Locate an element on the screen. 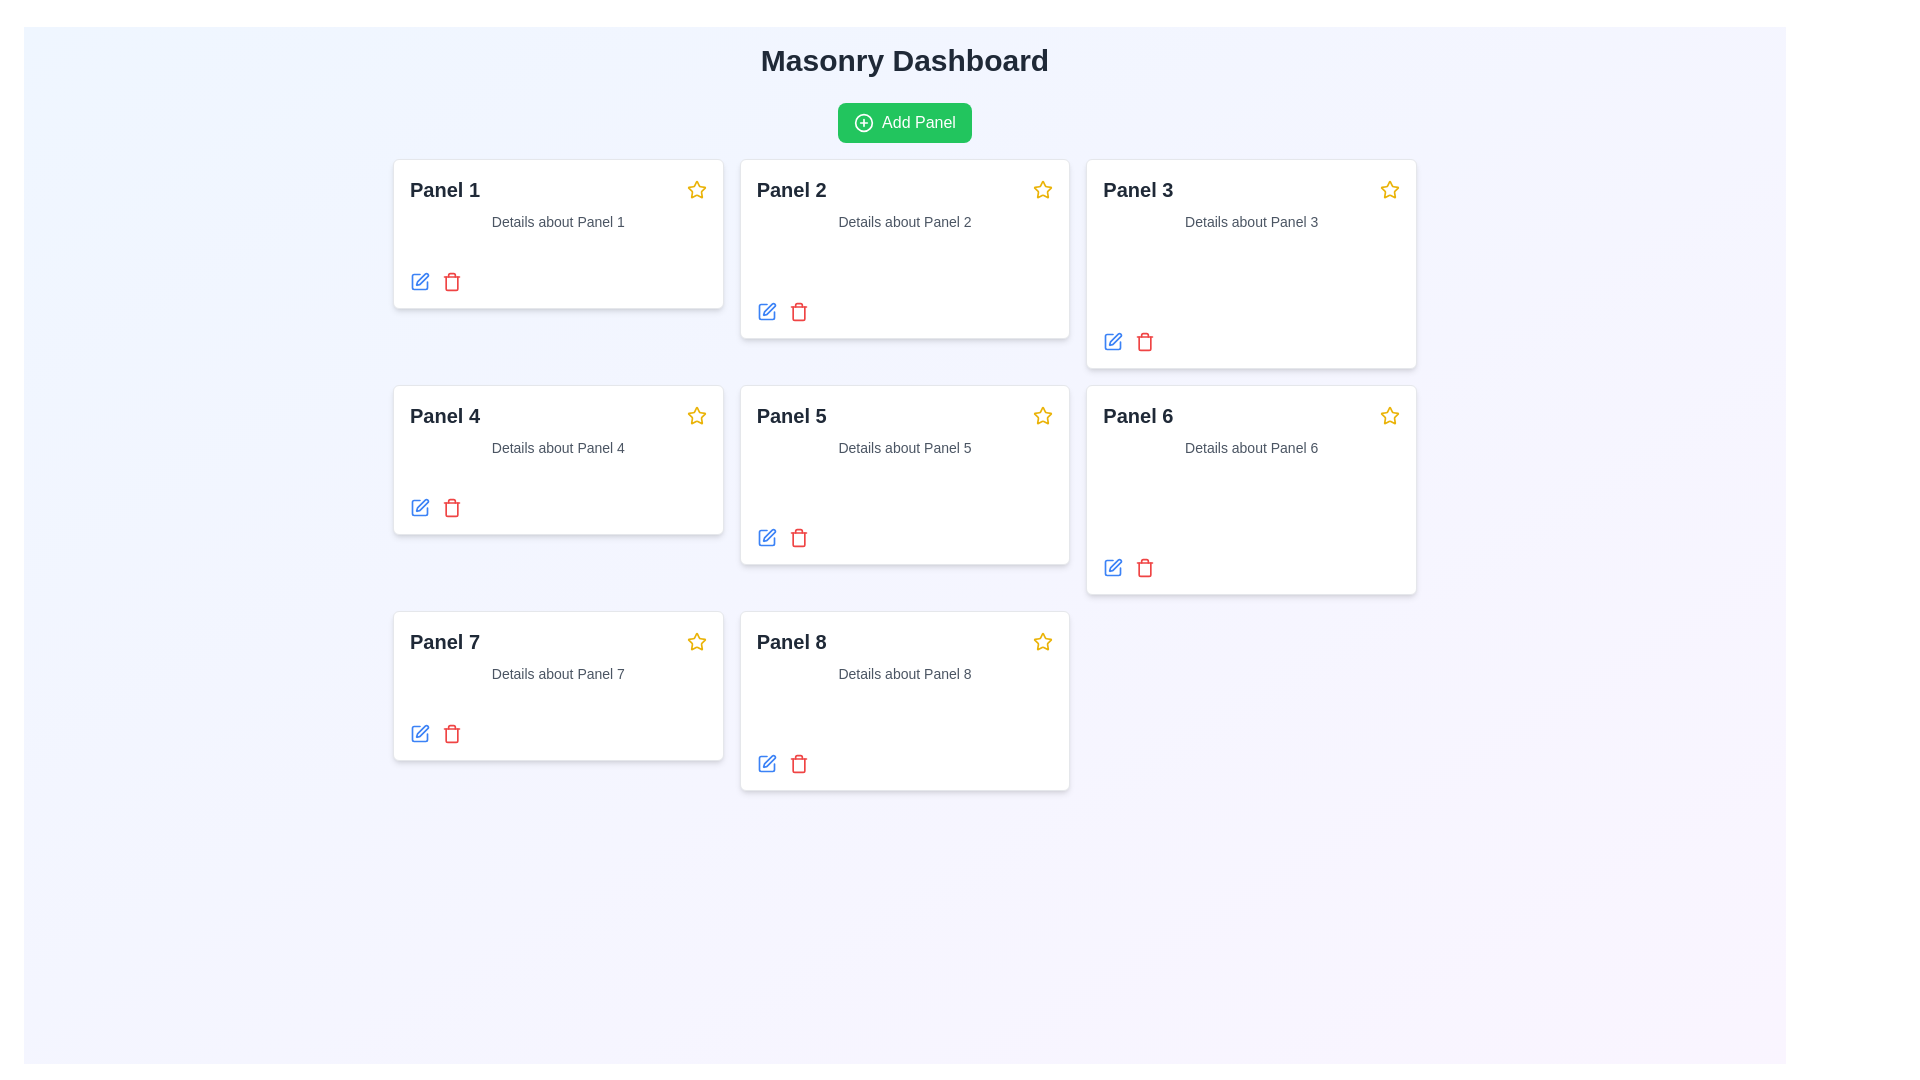 This screenshot has height=1080, width=1920. the yellow star icon located at the top-right corner of the 'Panel 1' card is located at coordinates (696, 189).